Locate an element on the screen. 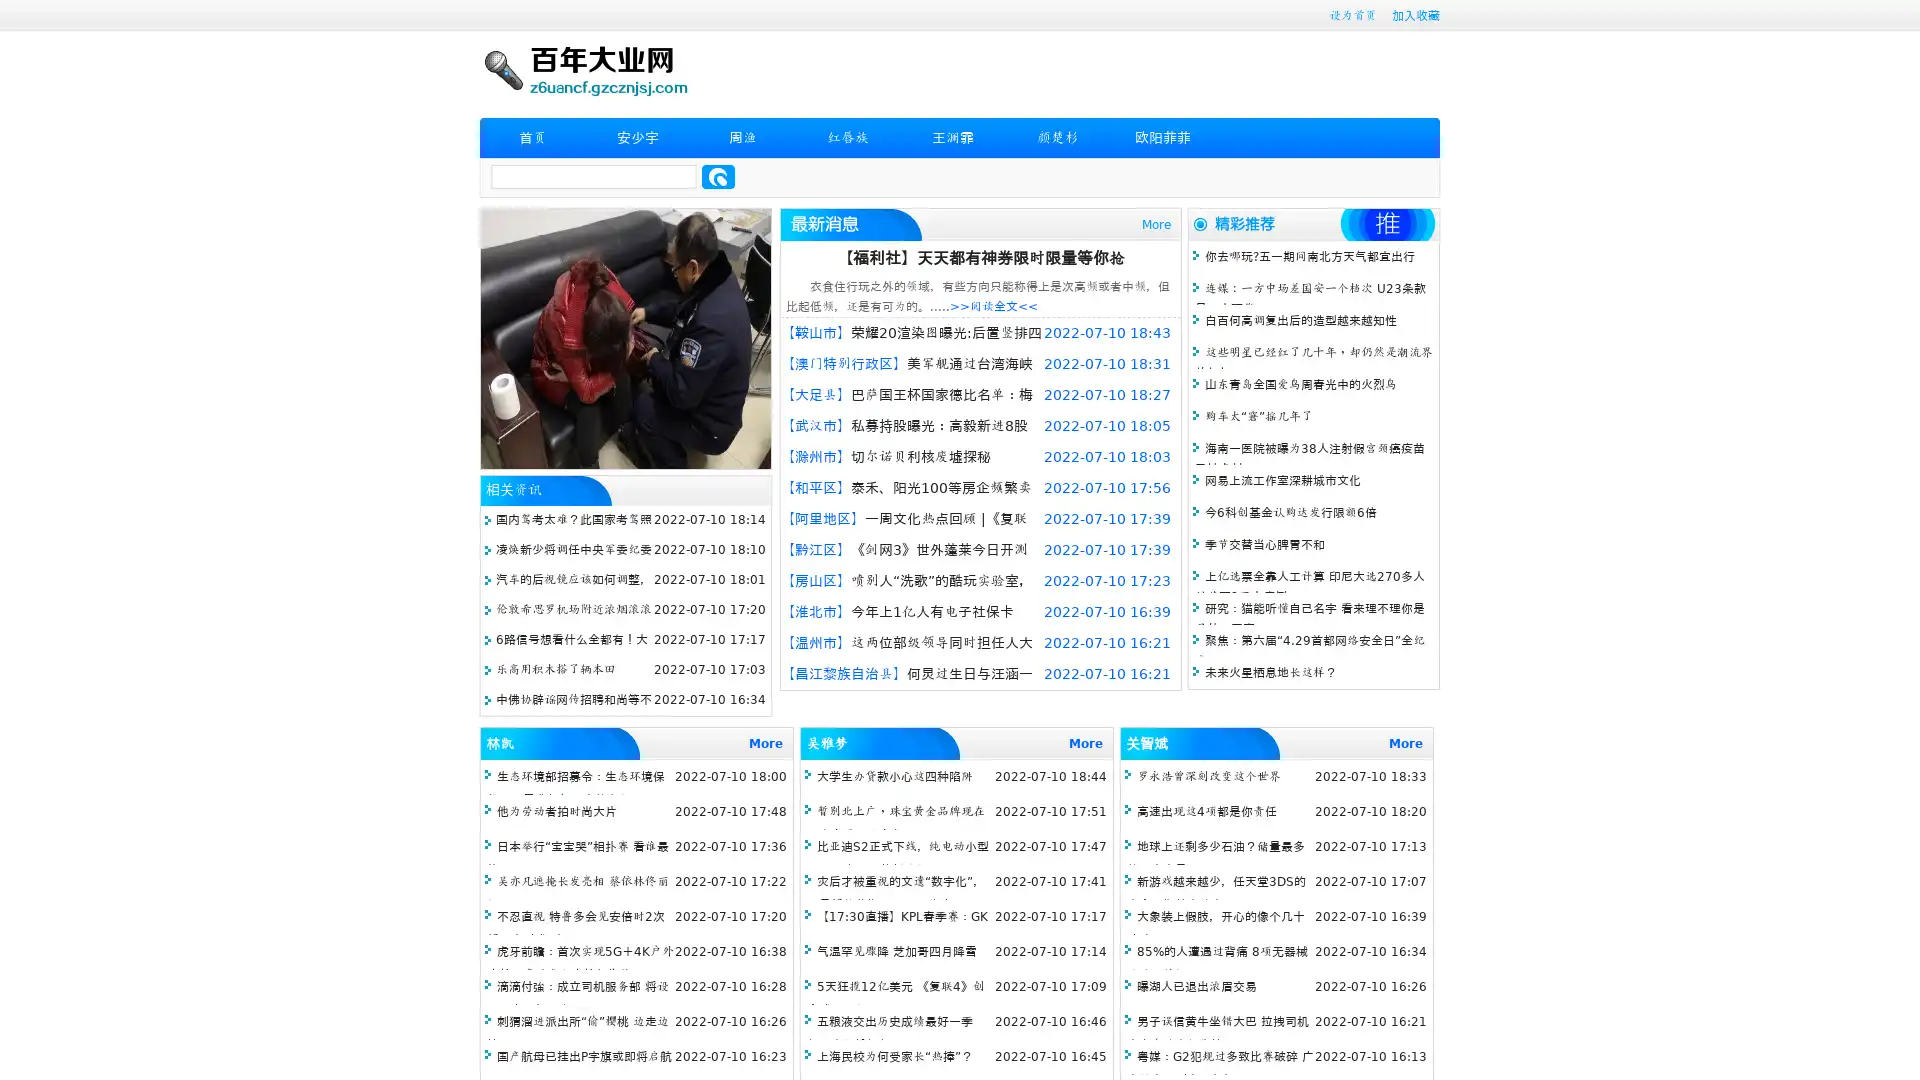 The image size is (1920, 1080). Search is located at coordinates (718, 176).